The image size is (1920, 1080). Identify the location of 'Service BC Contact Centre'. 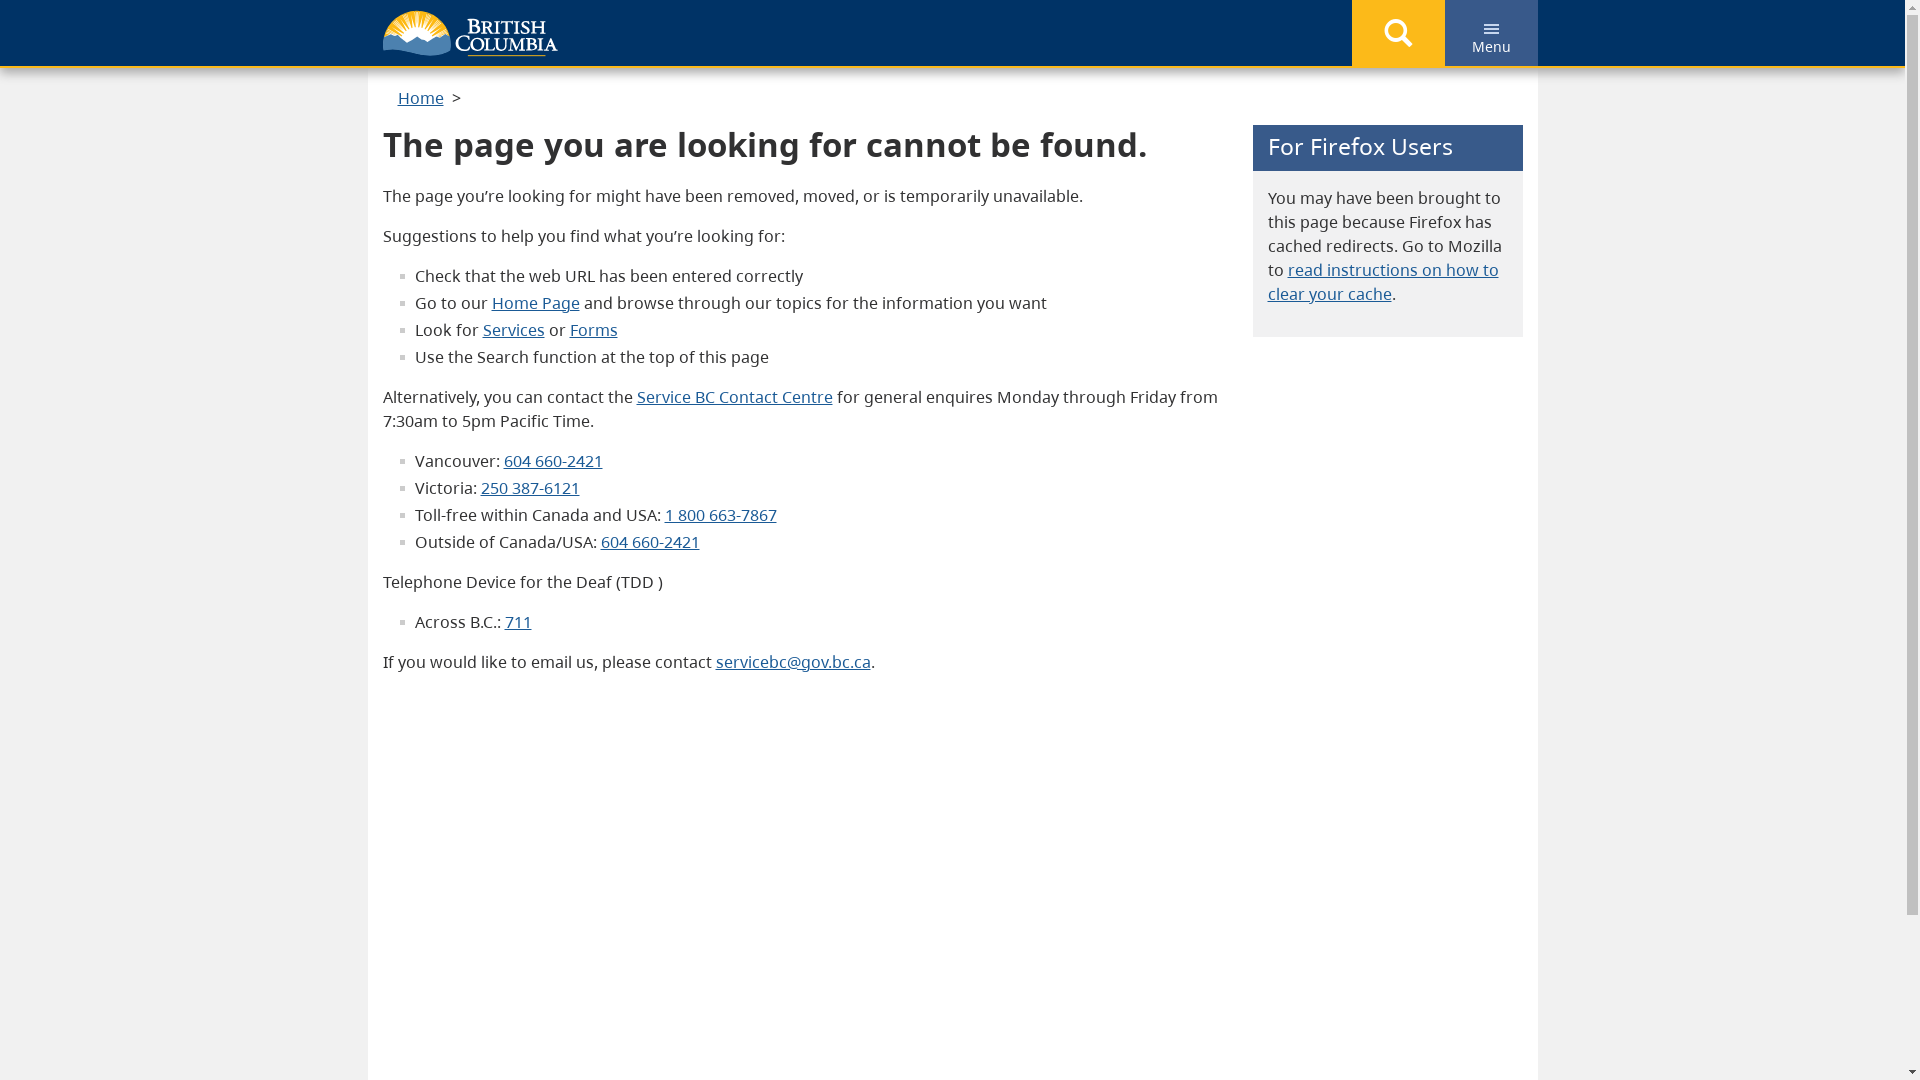
(634, 397).